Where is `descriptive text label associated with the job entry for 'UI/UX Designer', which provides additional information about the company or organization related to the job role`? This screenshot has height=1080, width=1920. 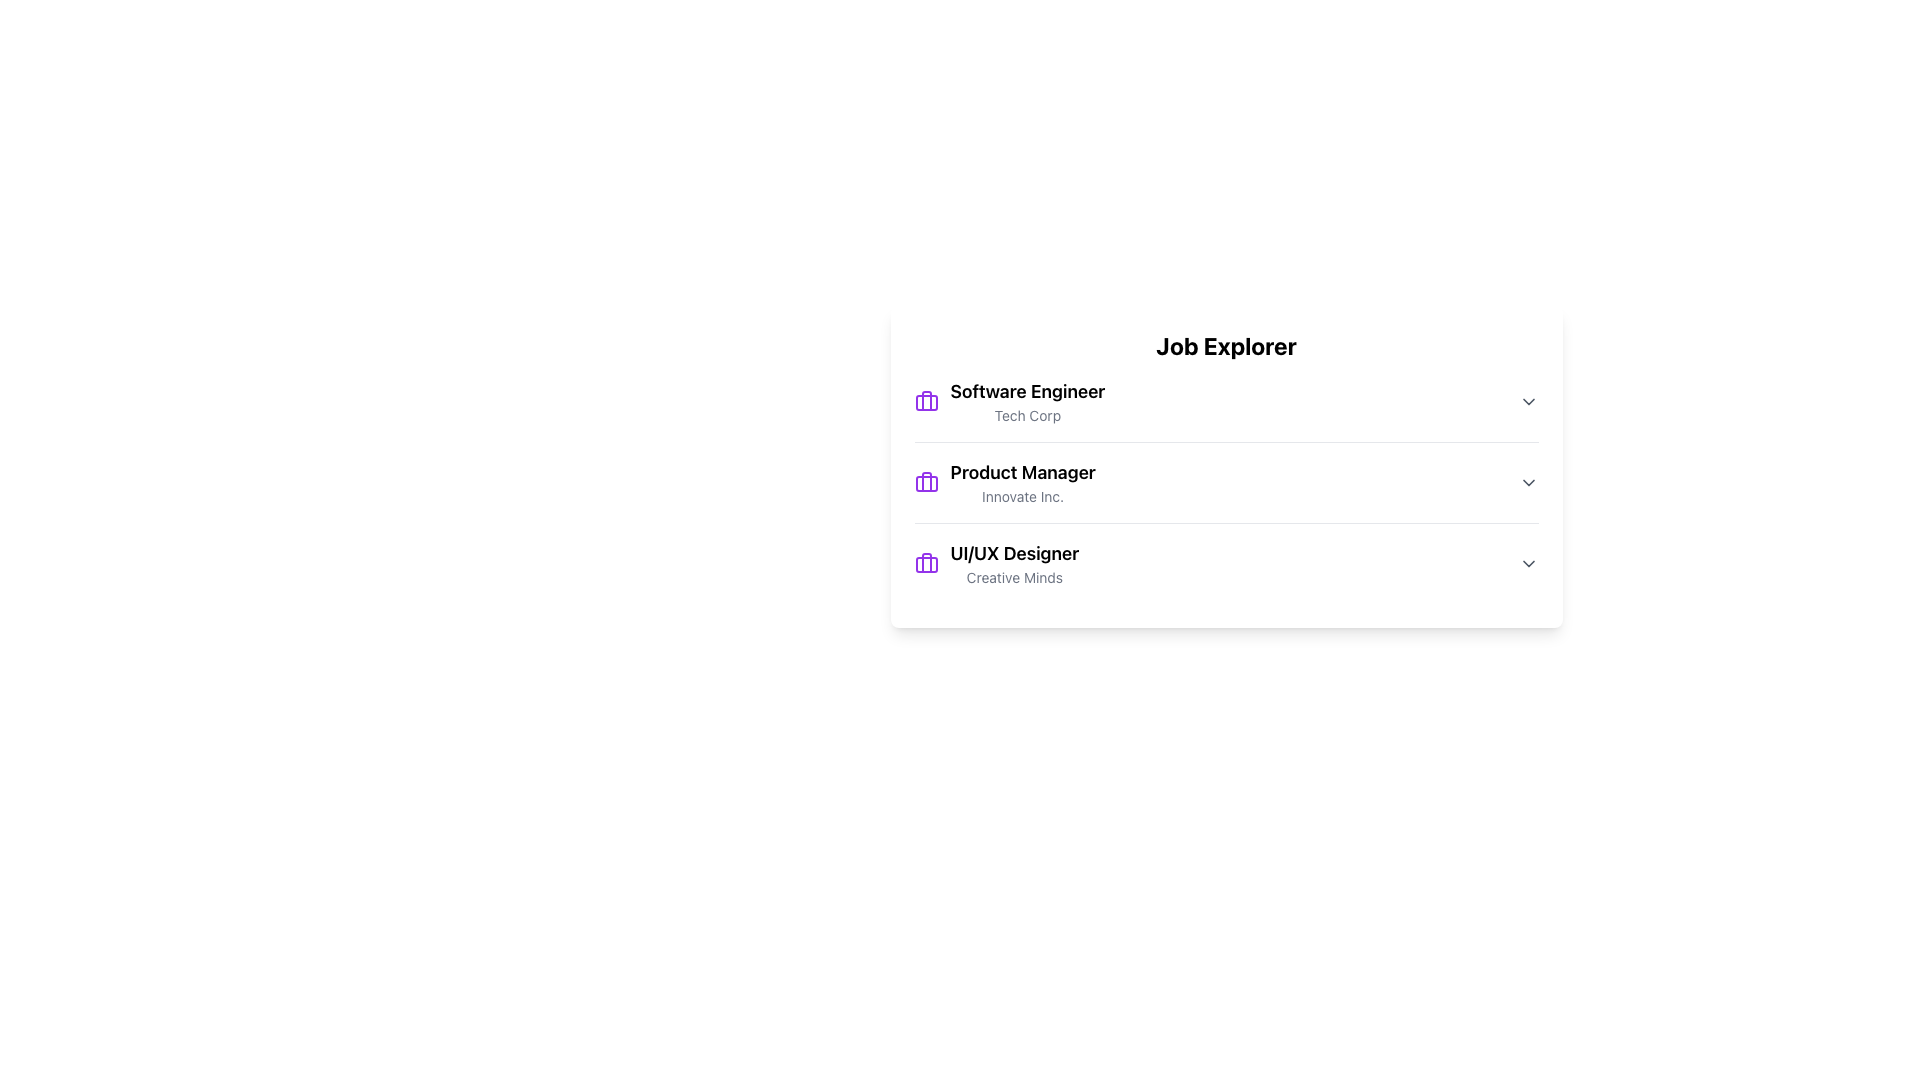 descriptive text label associated with the job entry for 'UI/UX Designer', which provides additional information about the company or organization related to the job role is located at coordinates (1014, 578).